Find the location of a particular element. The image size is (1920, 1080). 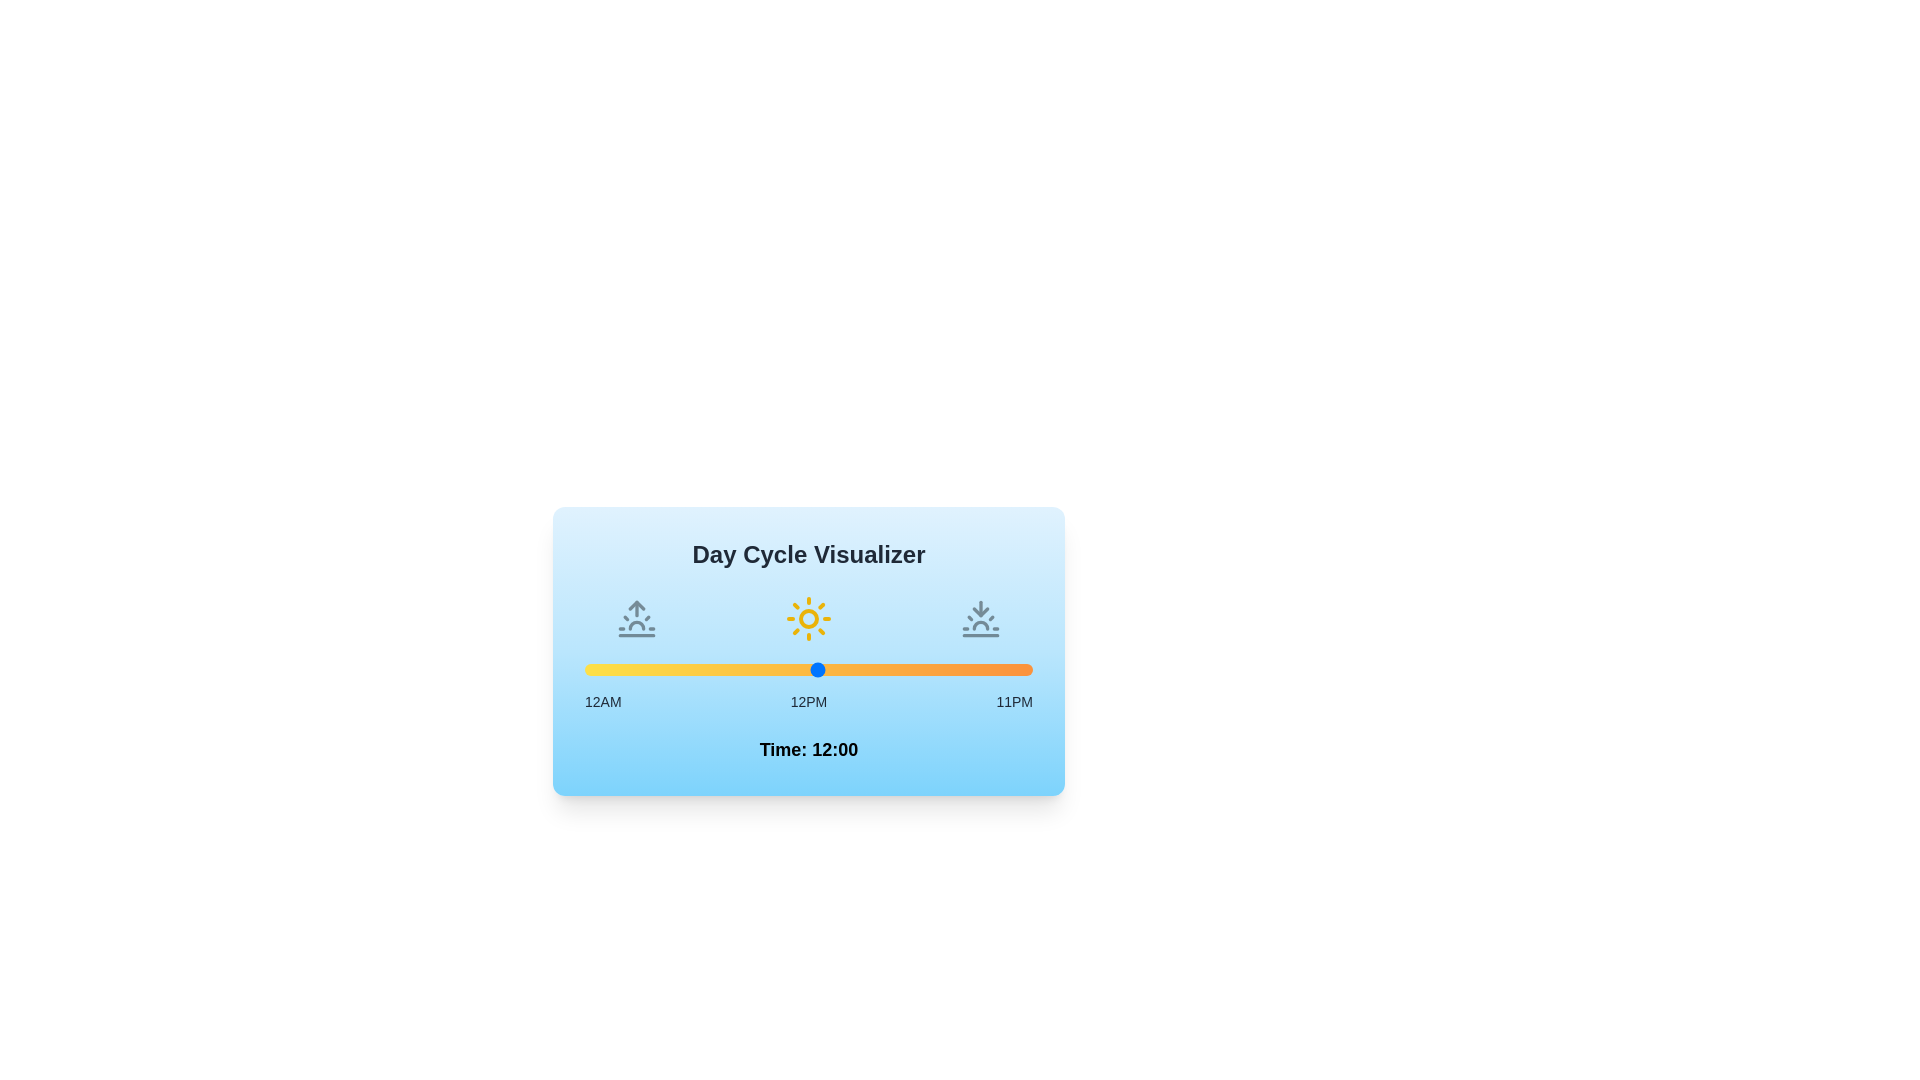

the time to 11 by moving the slider is located at coordinates (798, 670).